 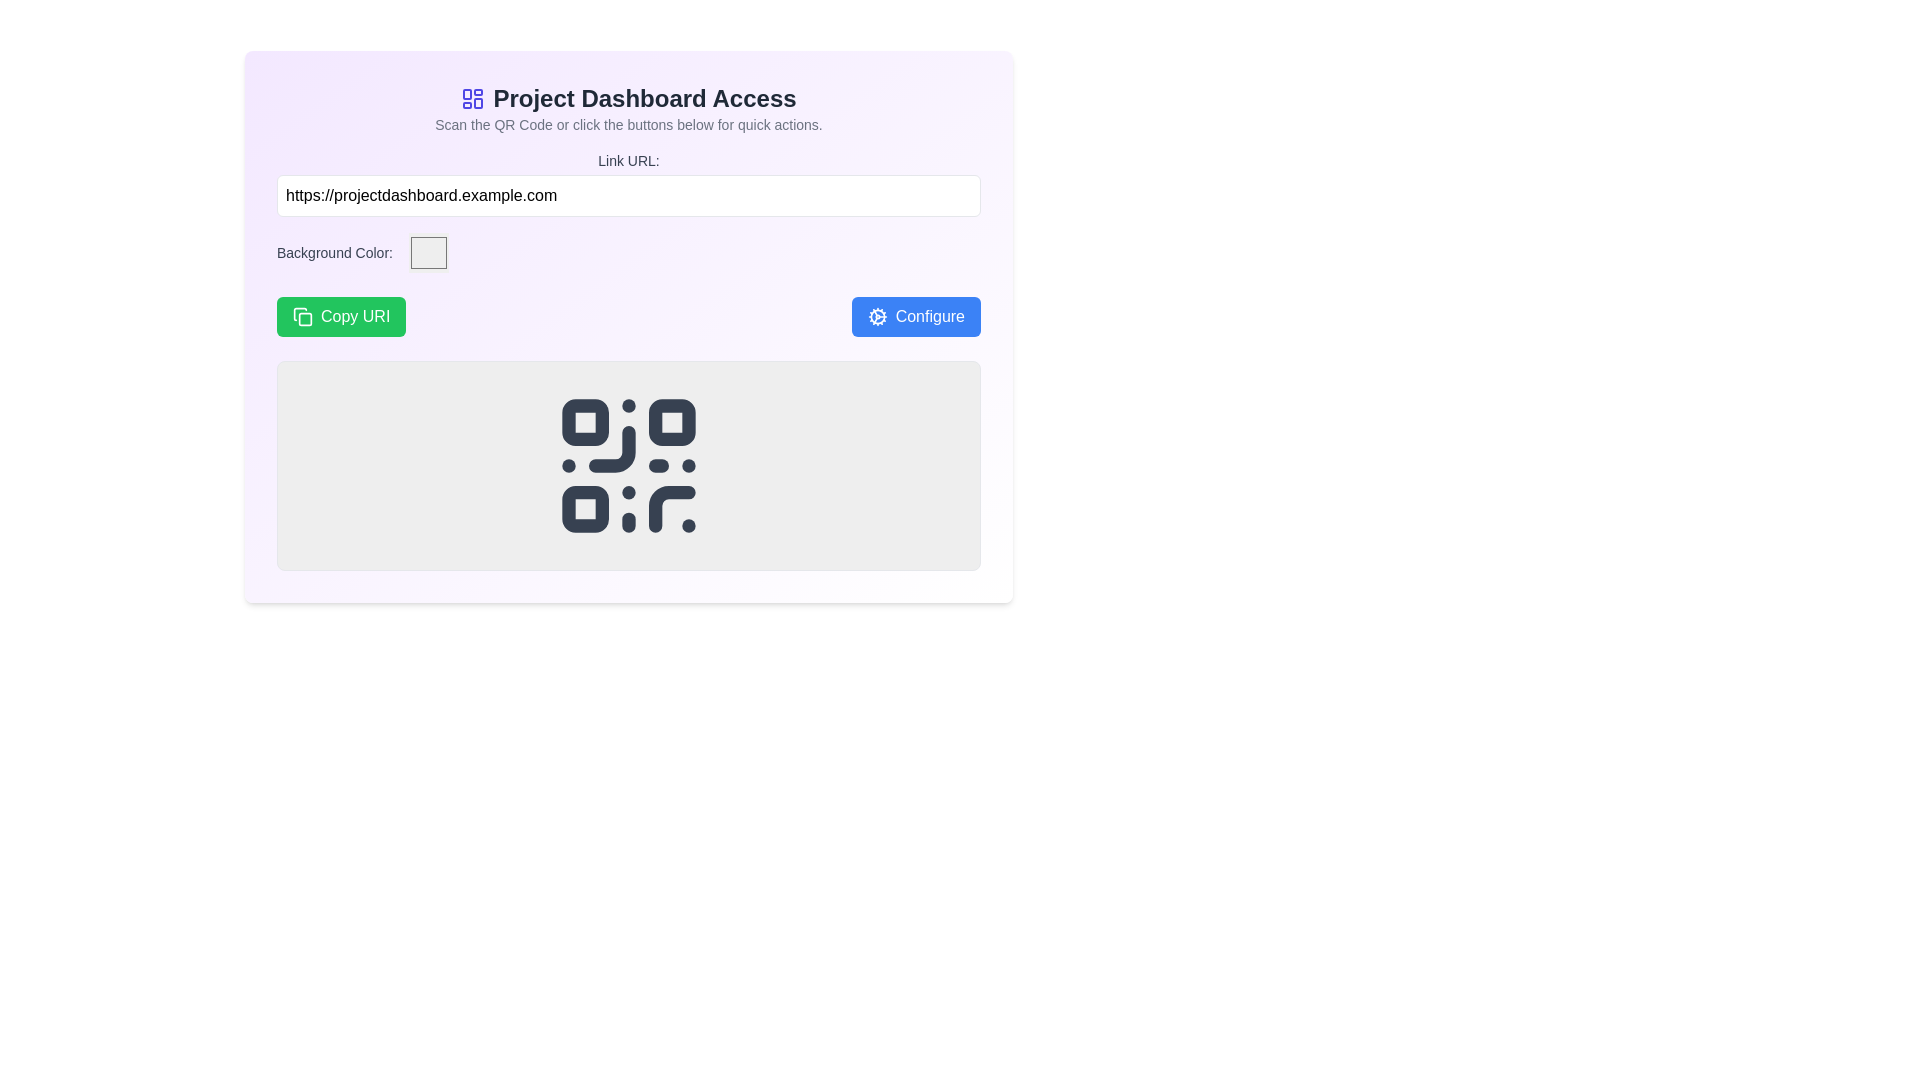 I want to click on the decorative SVG-based icon located to the left of the 'Project Dashboard Access' text in the header section, so click(x=472, y=99).